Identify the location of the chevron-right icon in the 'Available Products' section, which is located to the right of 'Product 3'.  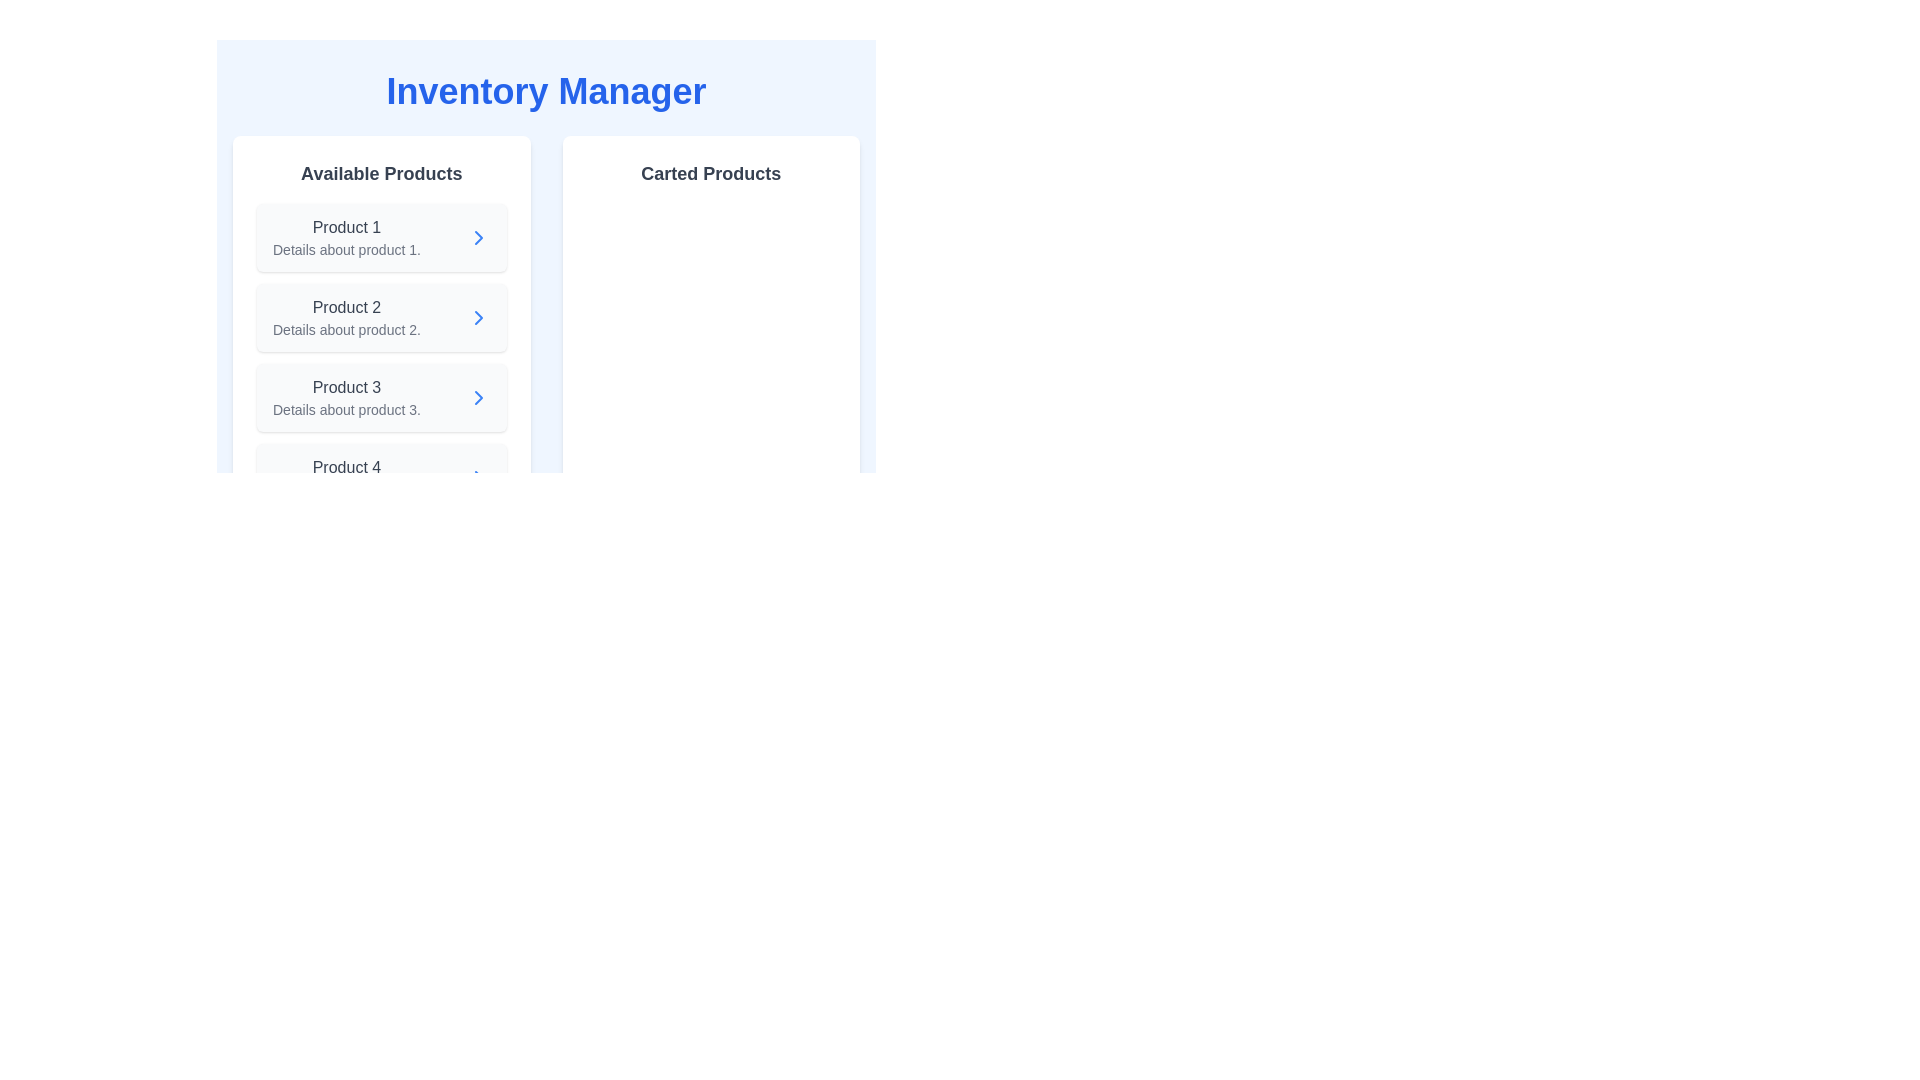
(477, 397).